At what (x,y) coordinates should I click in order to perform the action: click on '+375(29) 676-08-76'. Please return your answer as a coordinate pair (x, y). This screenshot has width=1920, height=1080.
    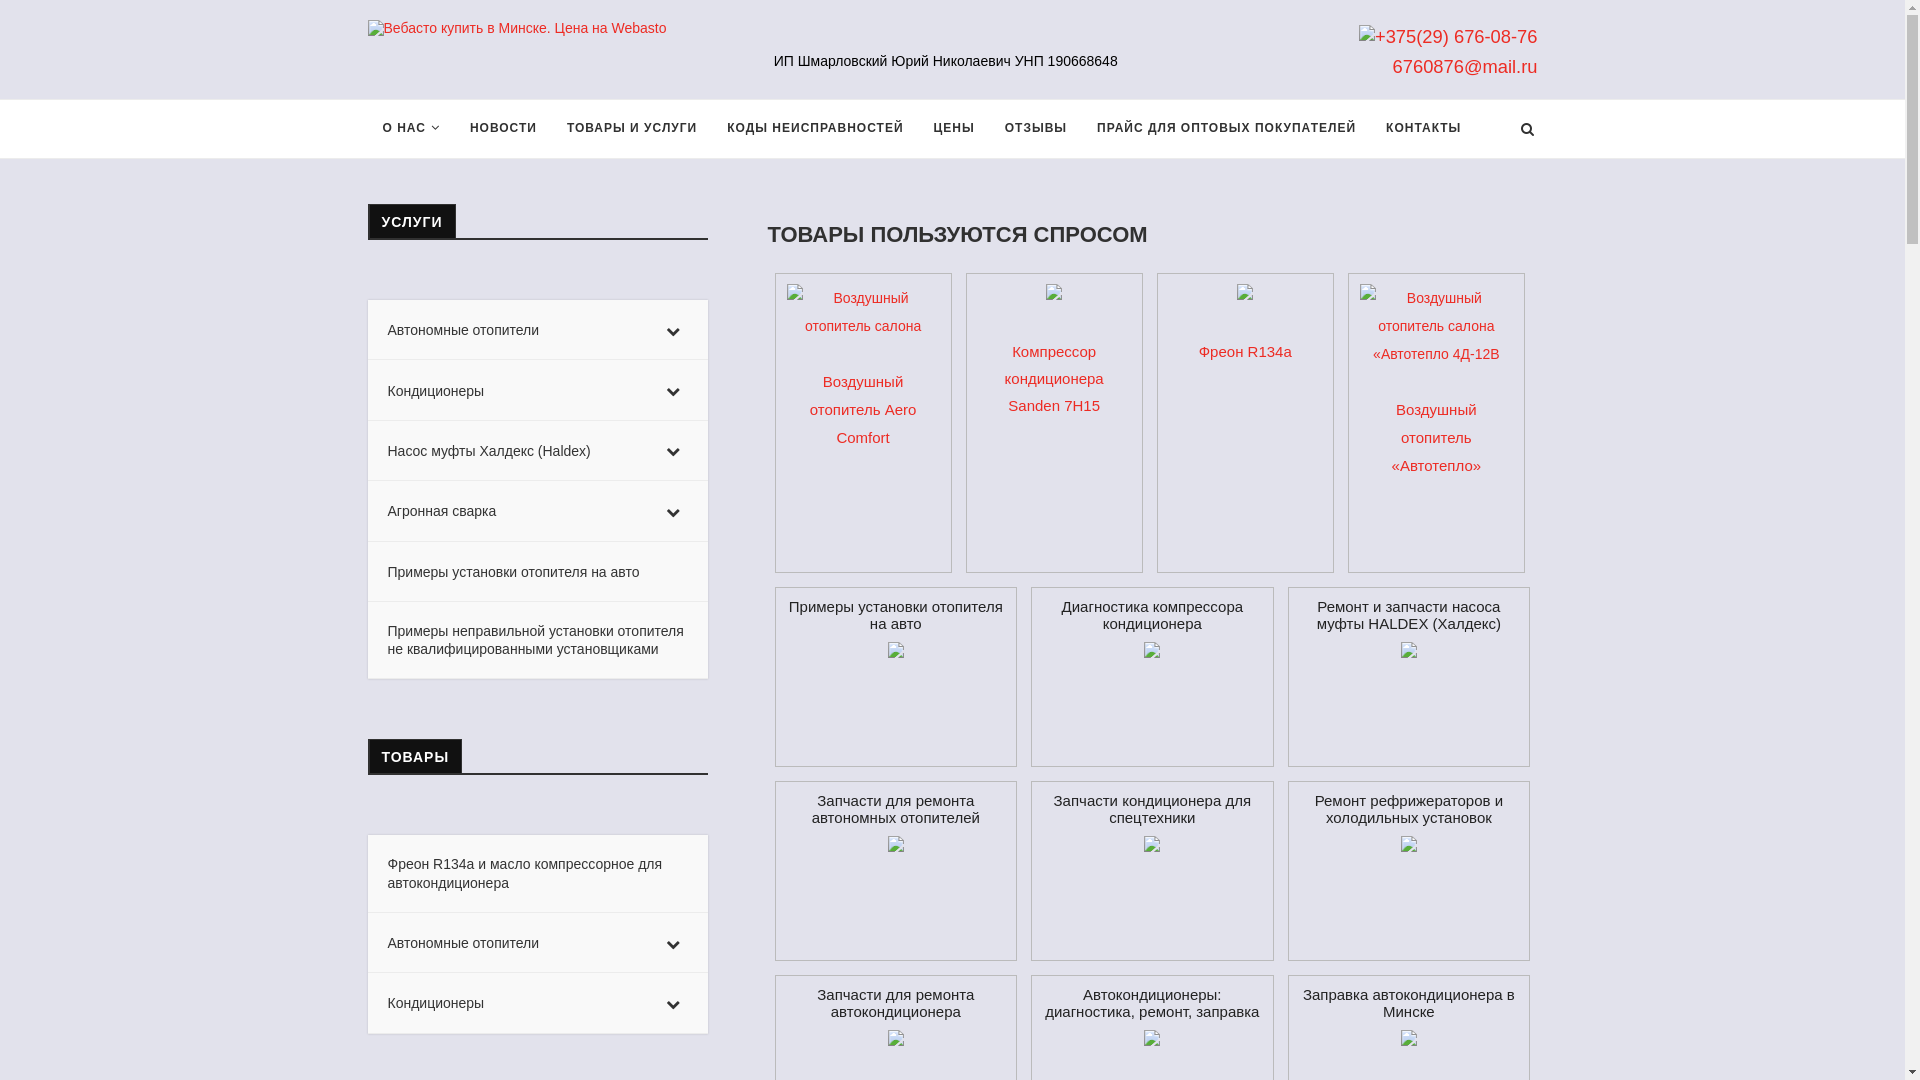
    Looking at the image, I should click on (1358, 36).